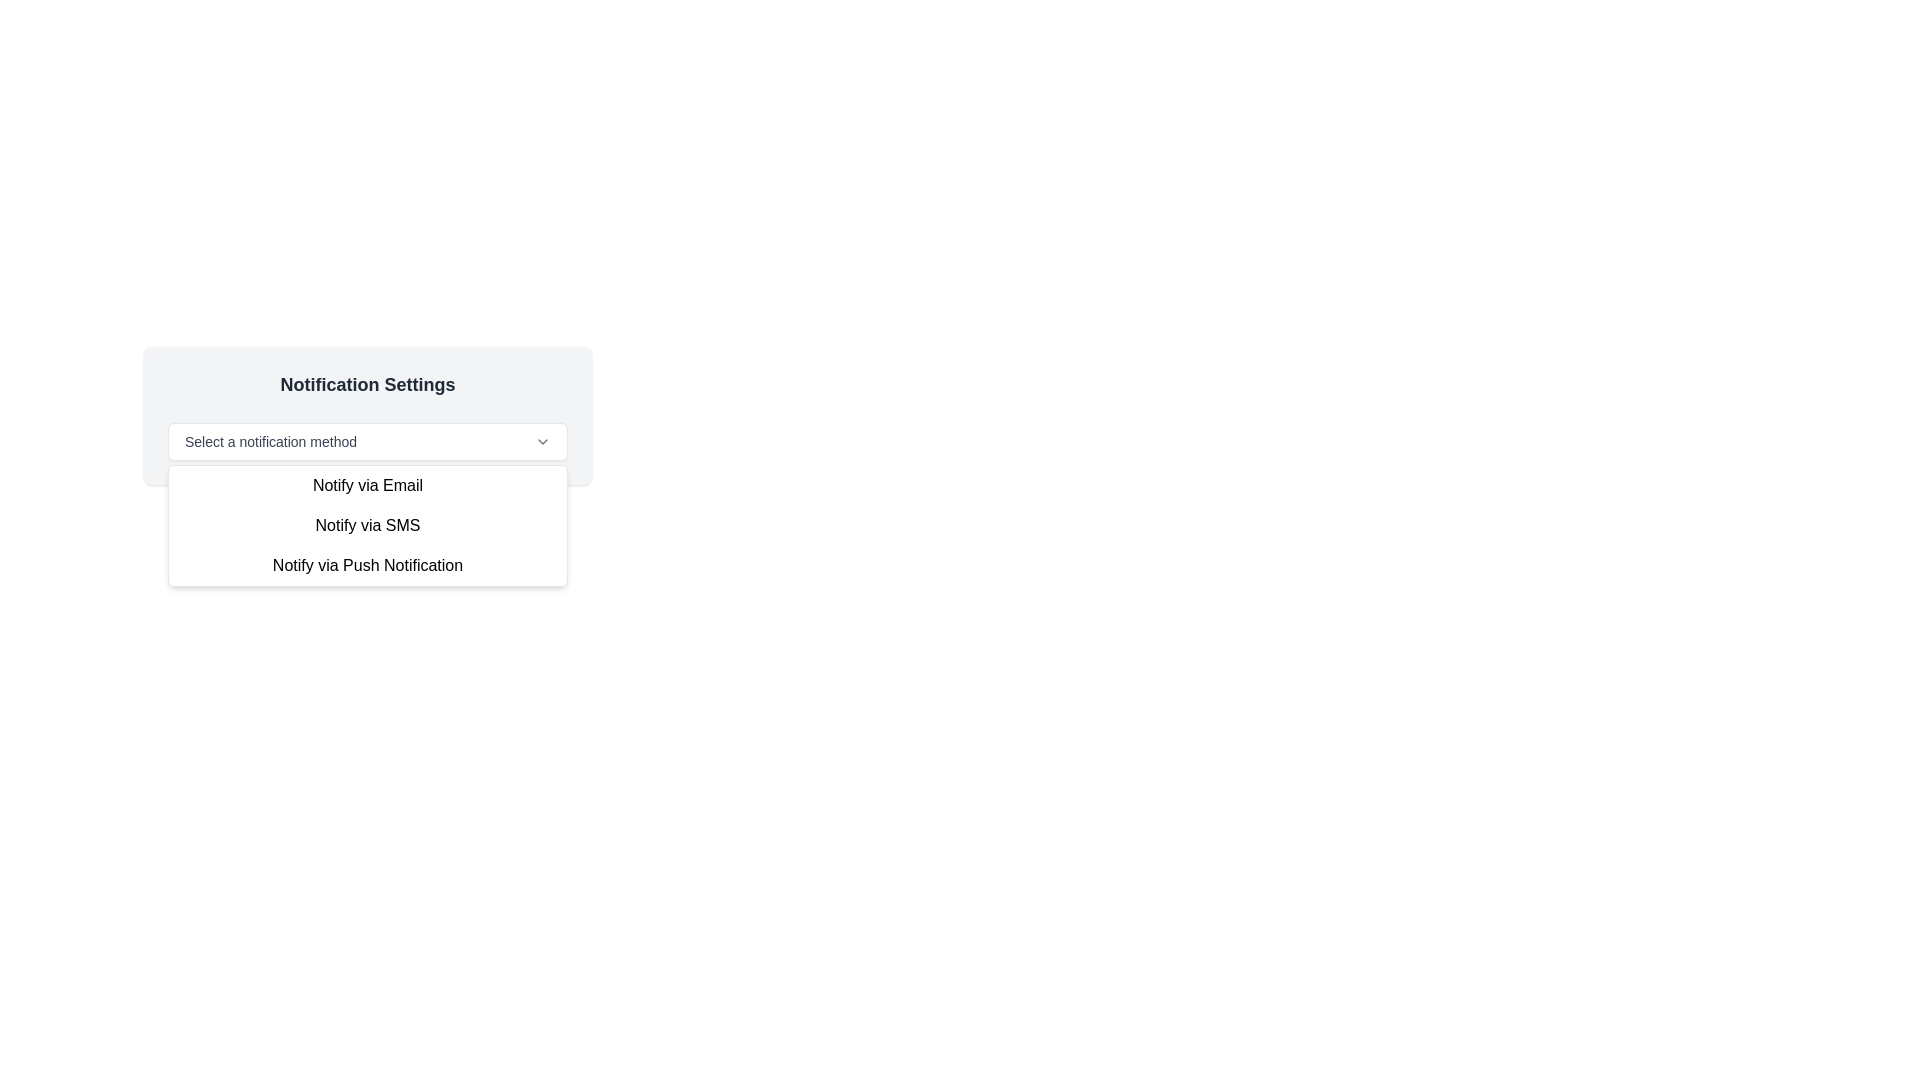  I want to click on the small downward-pointing chevron icon on the right side of the 'Select a notification method' dropdown, so click(542, 441).